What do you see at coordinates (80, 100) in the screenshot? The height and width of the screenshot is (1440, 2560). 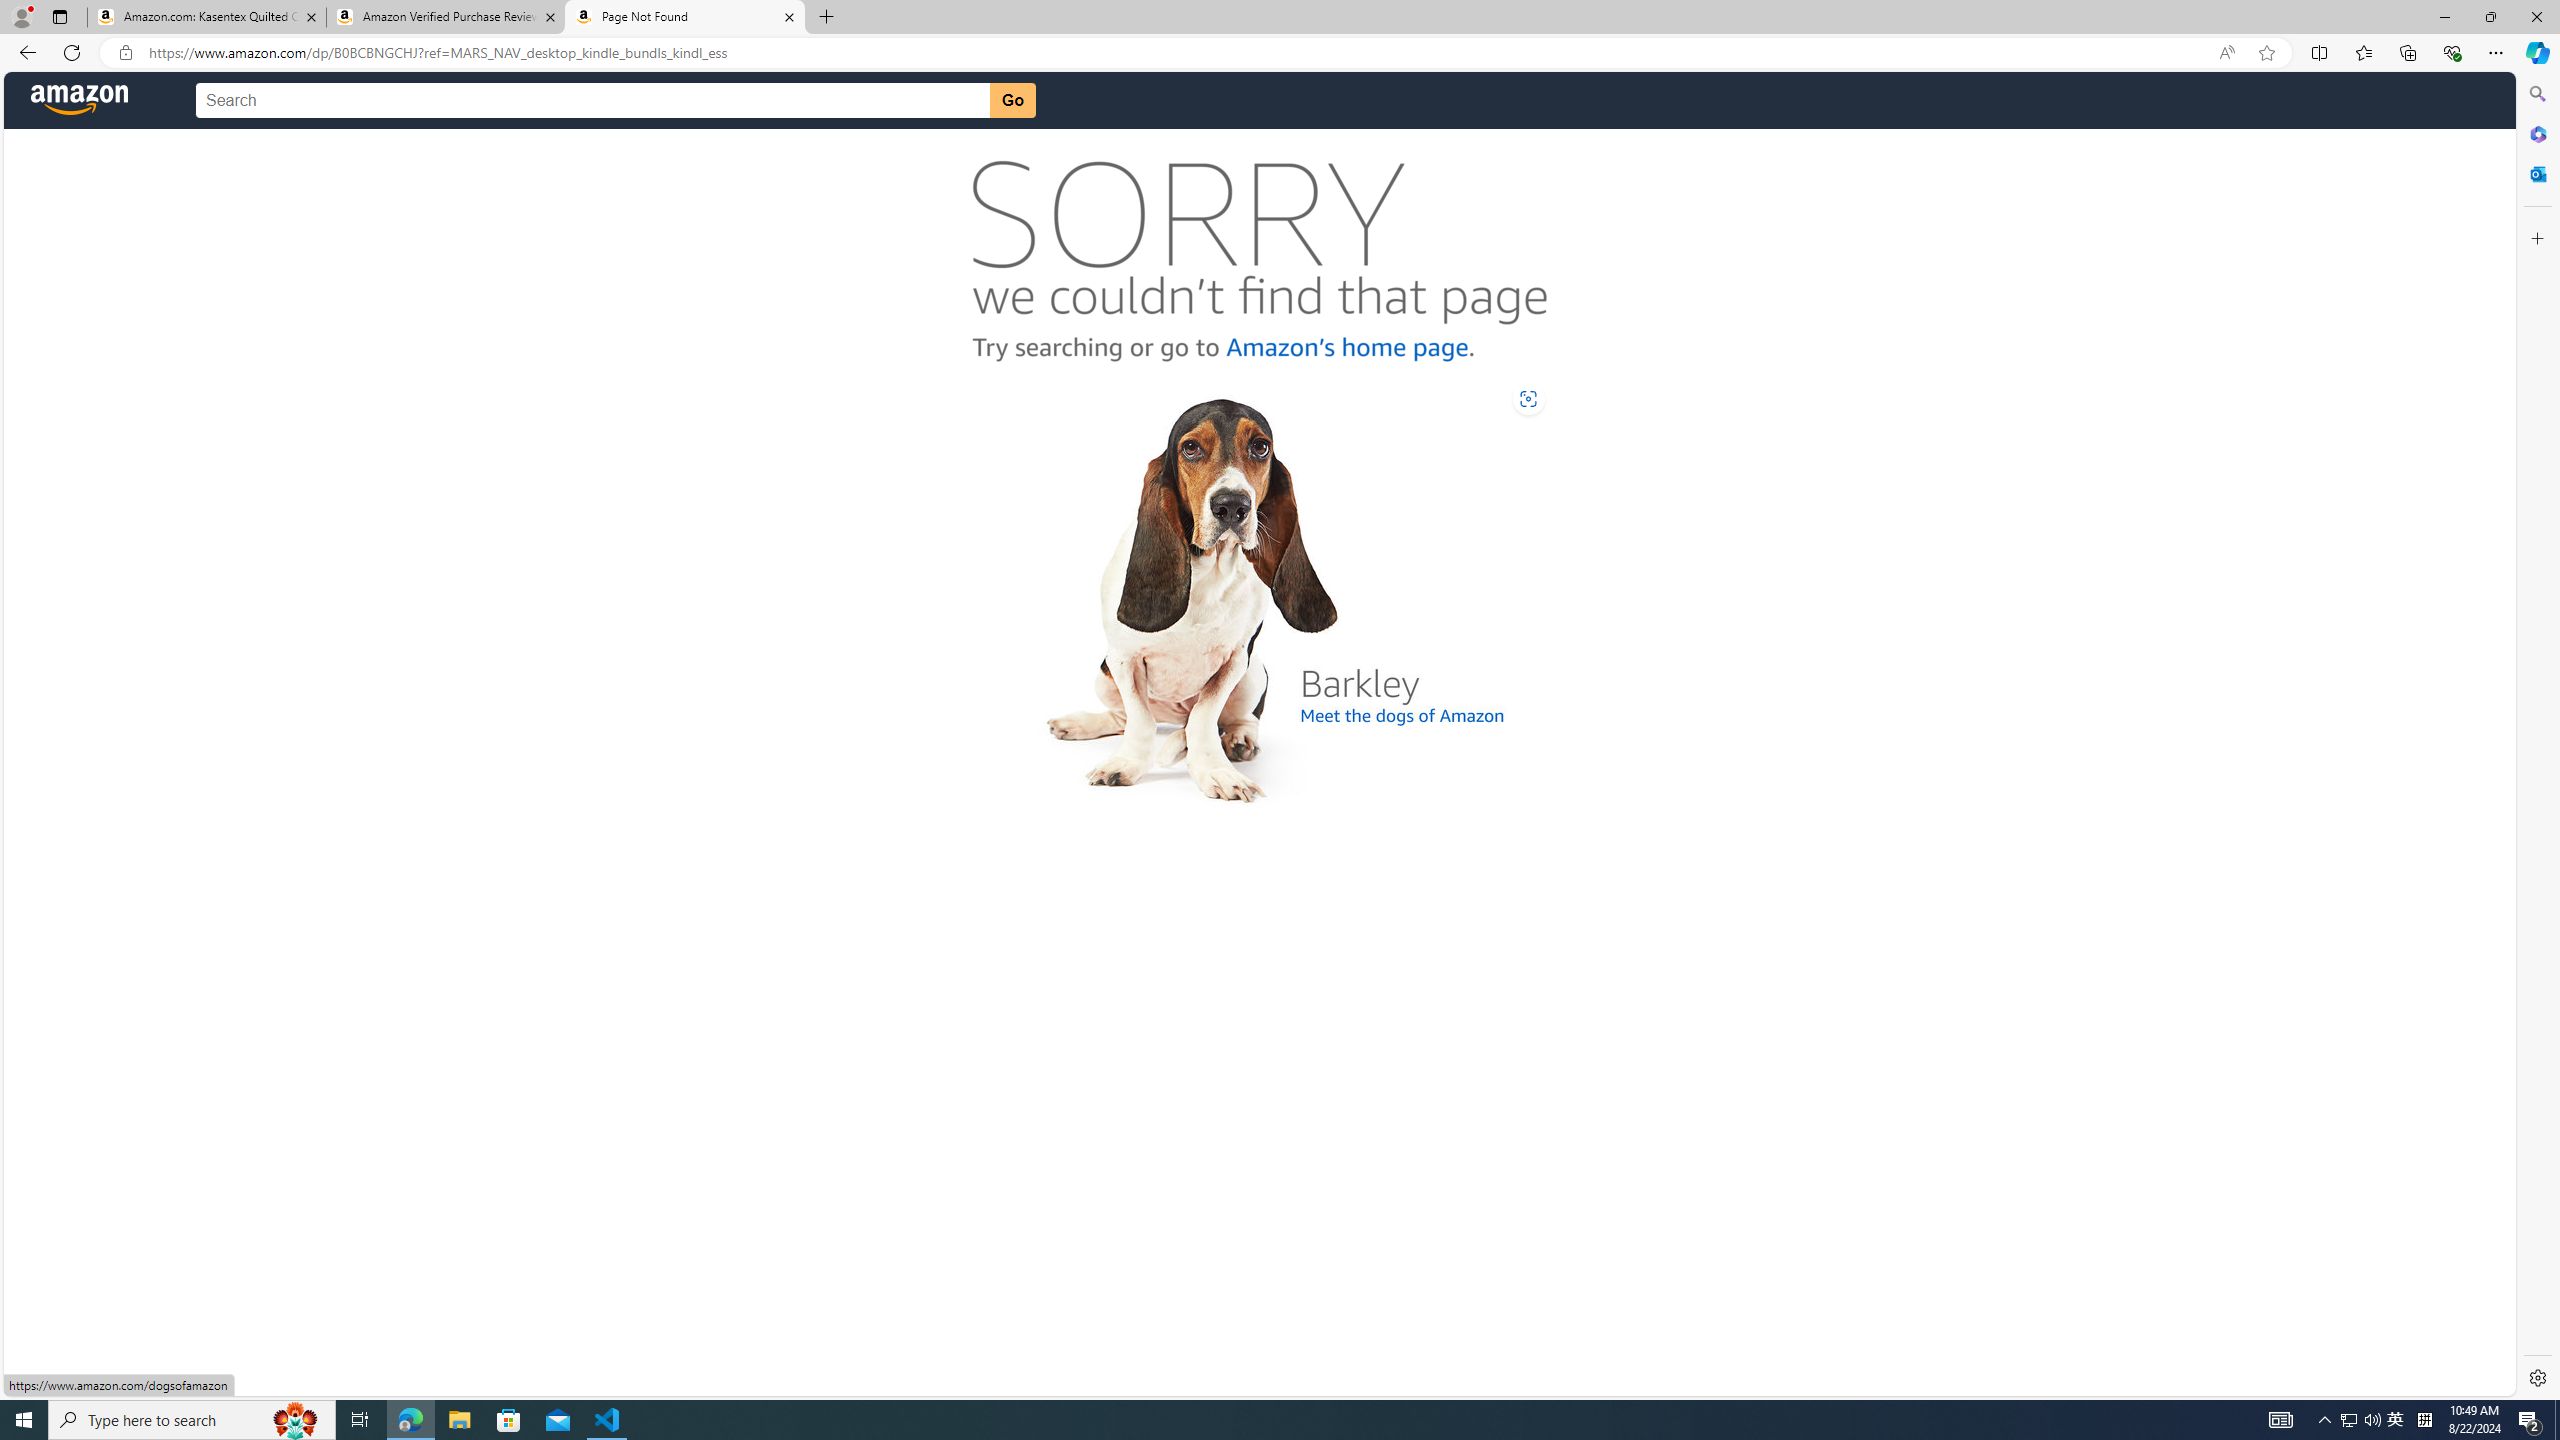 I see `'Amazon'` at bounding box center [80, 100].